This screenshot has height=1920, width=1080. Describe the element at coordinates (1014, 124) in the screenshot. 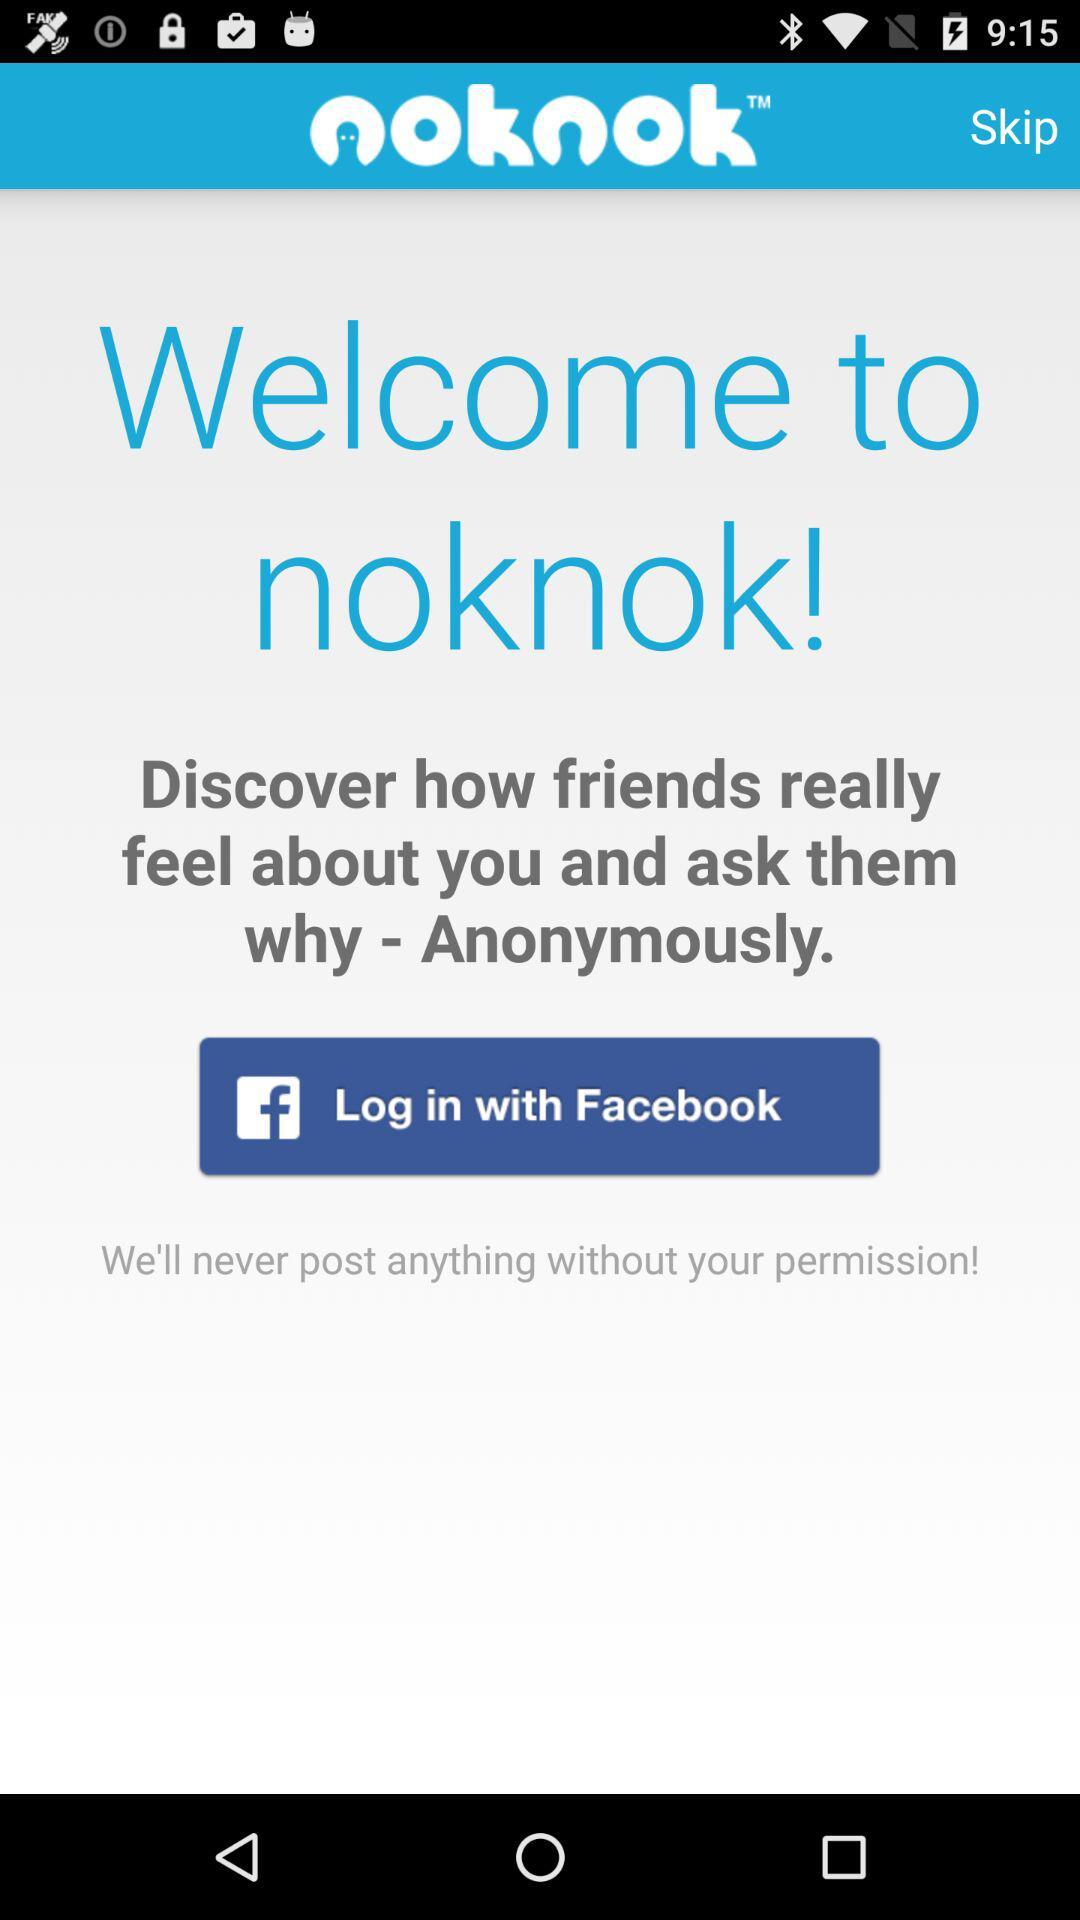

I see `skip icon` at that location.